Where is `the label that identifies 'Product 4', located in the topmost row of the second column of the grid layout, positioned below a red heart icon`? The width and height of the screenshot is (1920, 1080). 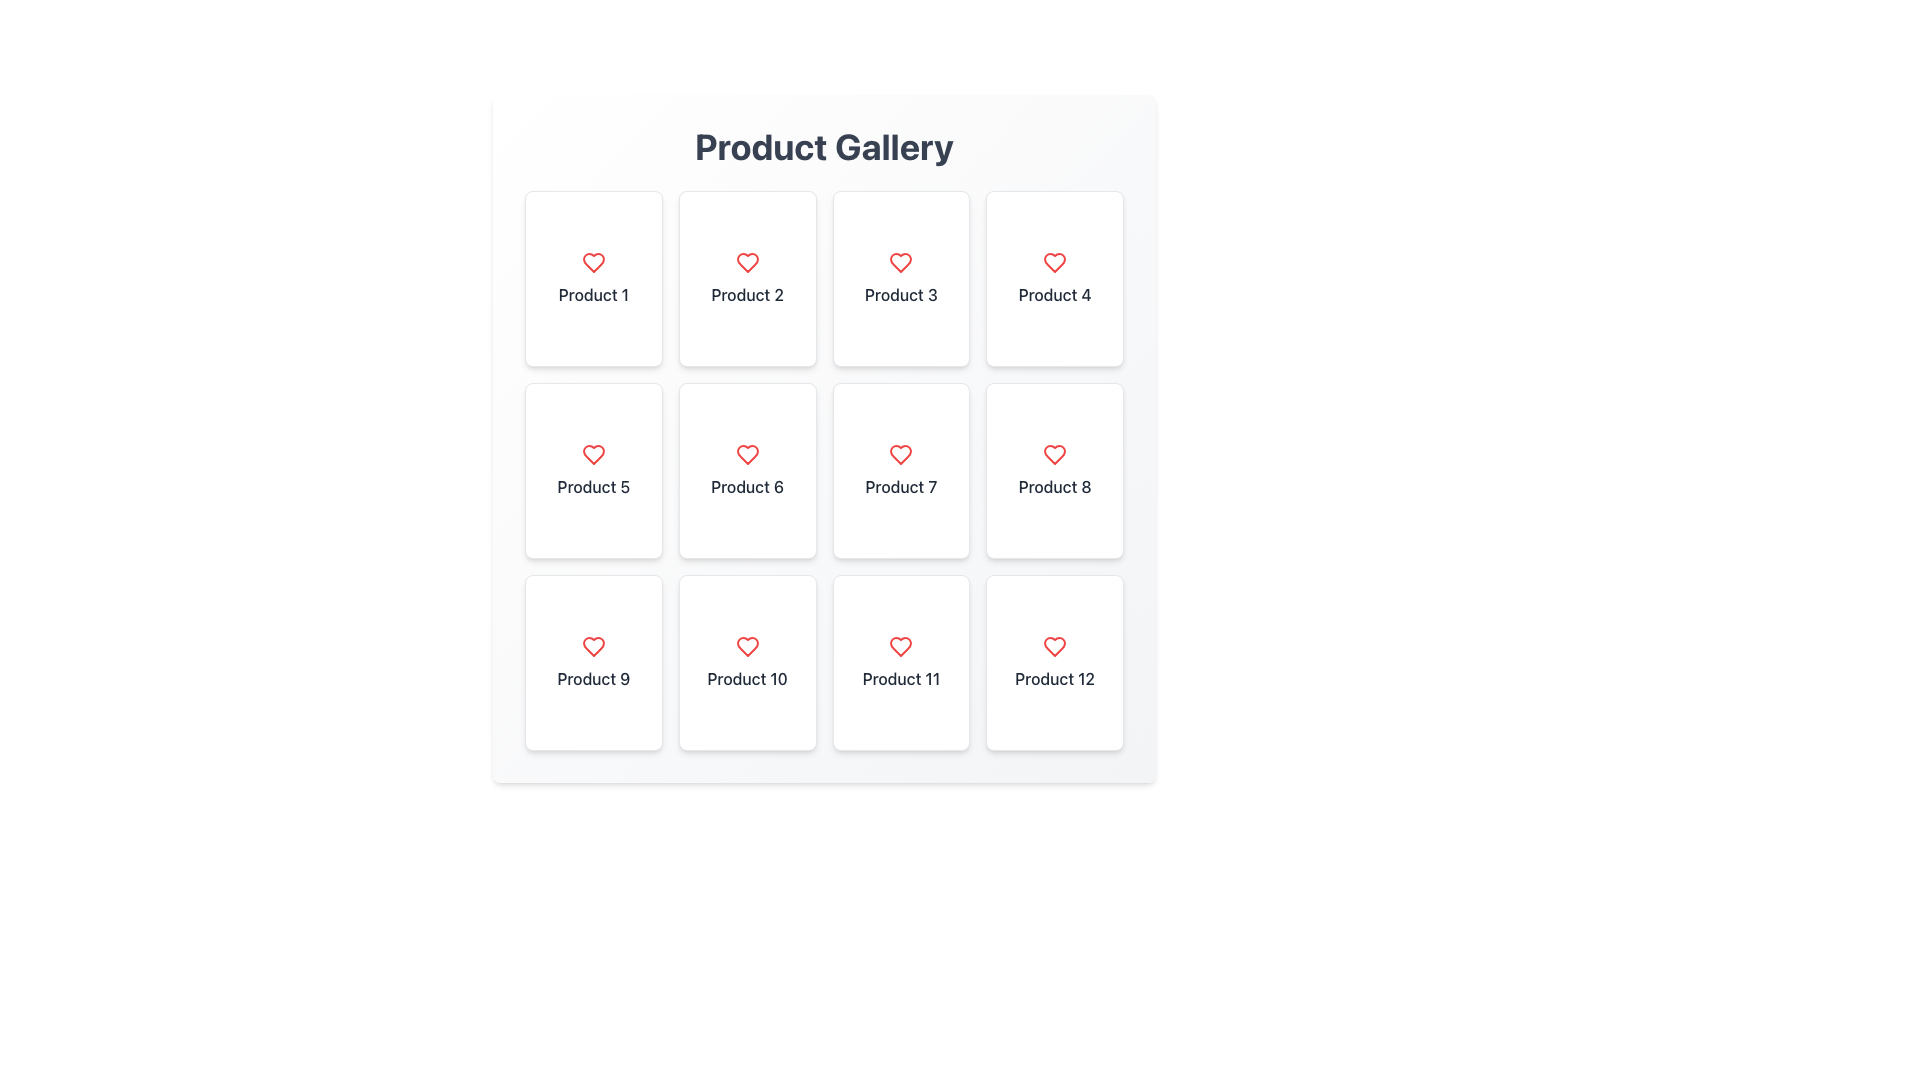
the label that identifies 'Product 4', located in the topmost row of the second column of the grid layout, positioned below a red heart icon is located at coordinates (1054, 294).